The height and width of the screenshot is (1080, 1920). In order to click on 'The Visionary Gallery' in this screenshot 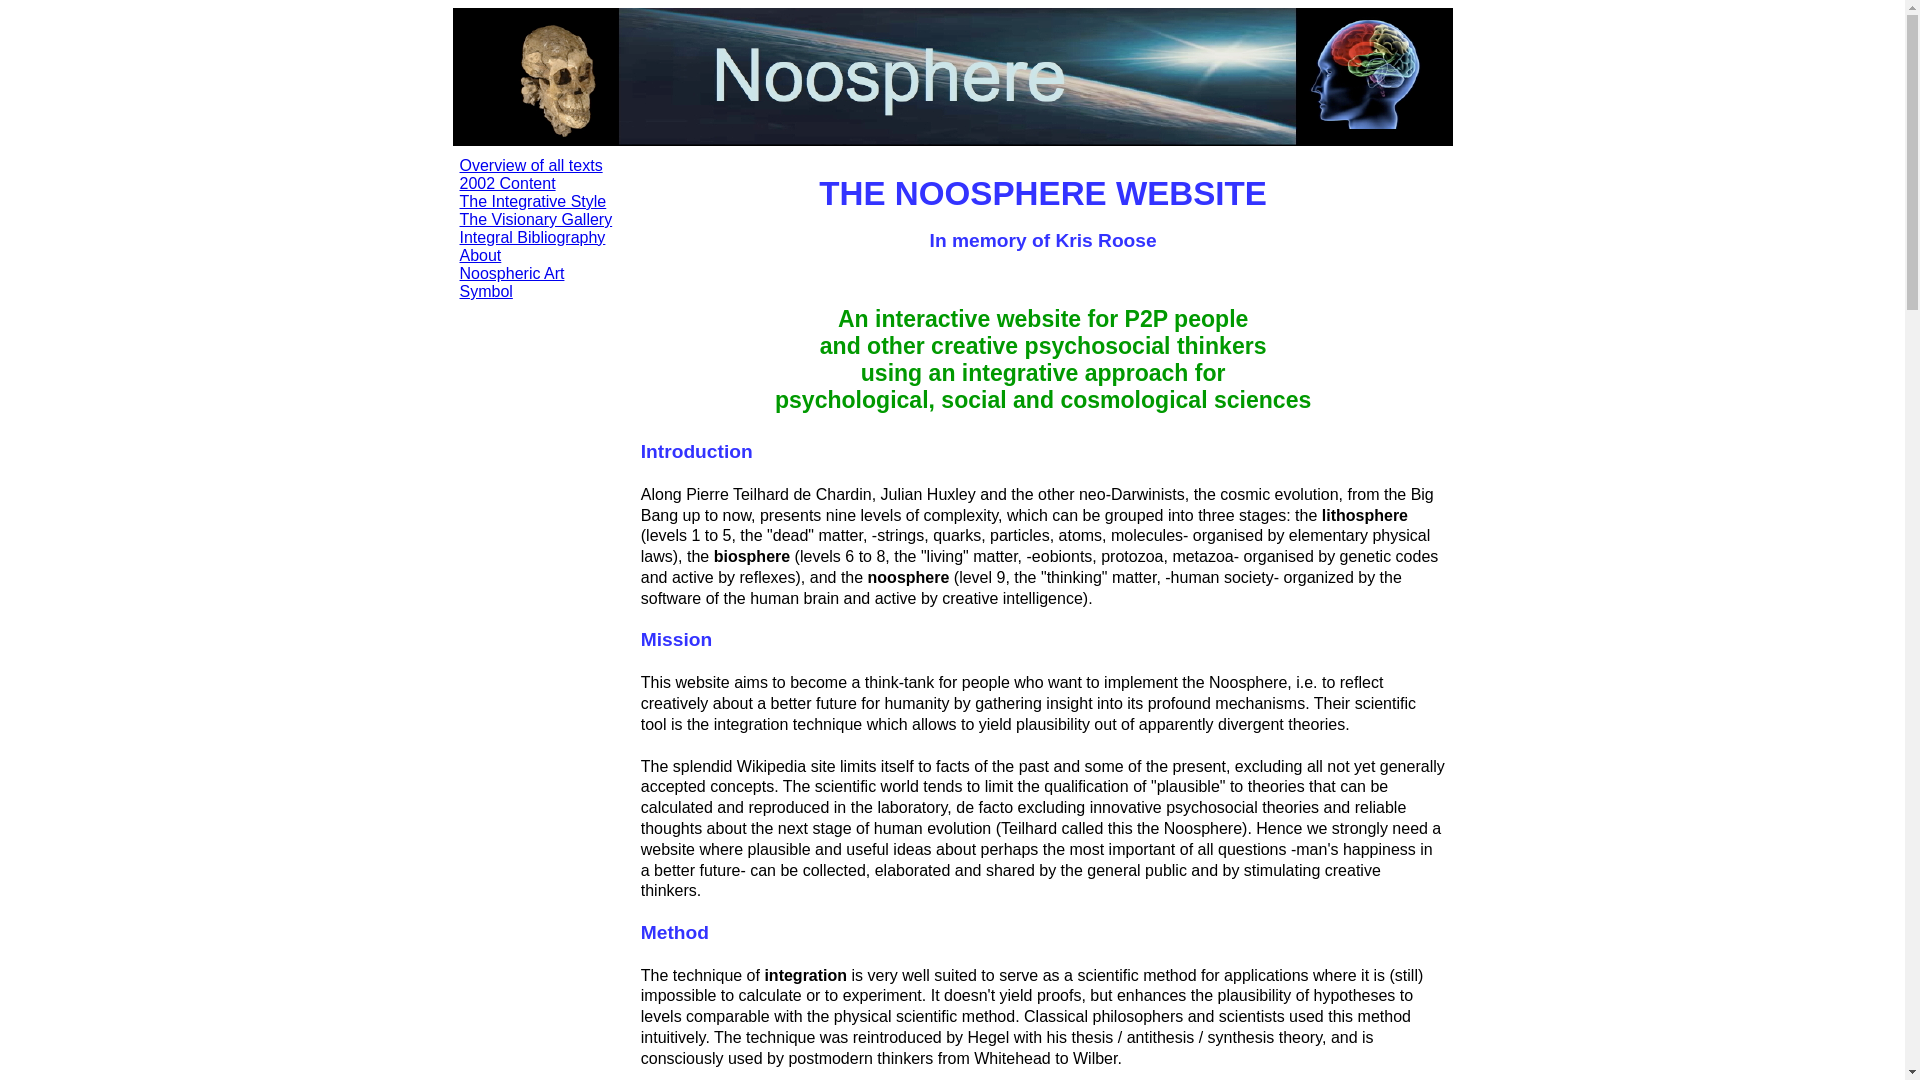, I will do `click(459, 219)`.